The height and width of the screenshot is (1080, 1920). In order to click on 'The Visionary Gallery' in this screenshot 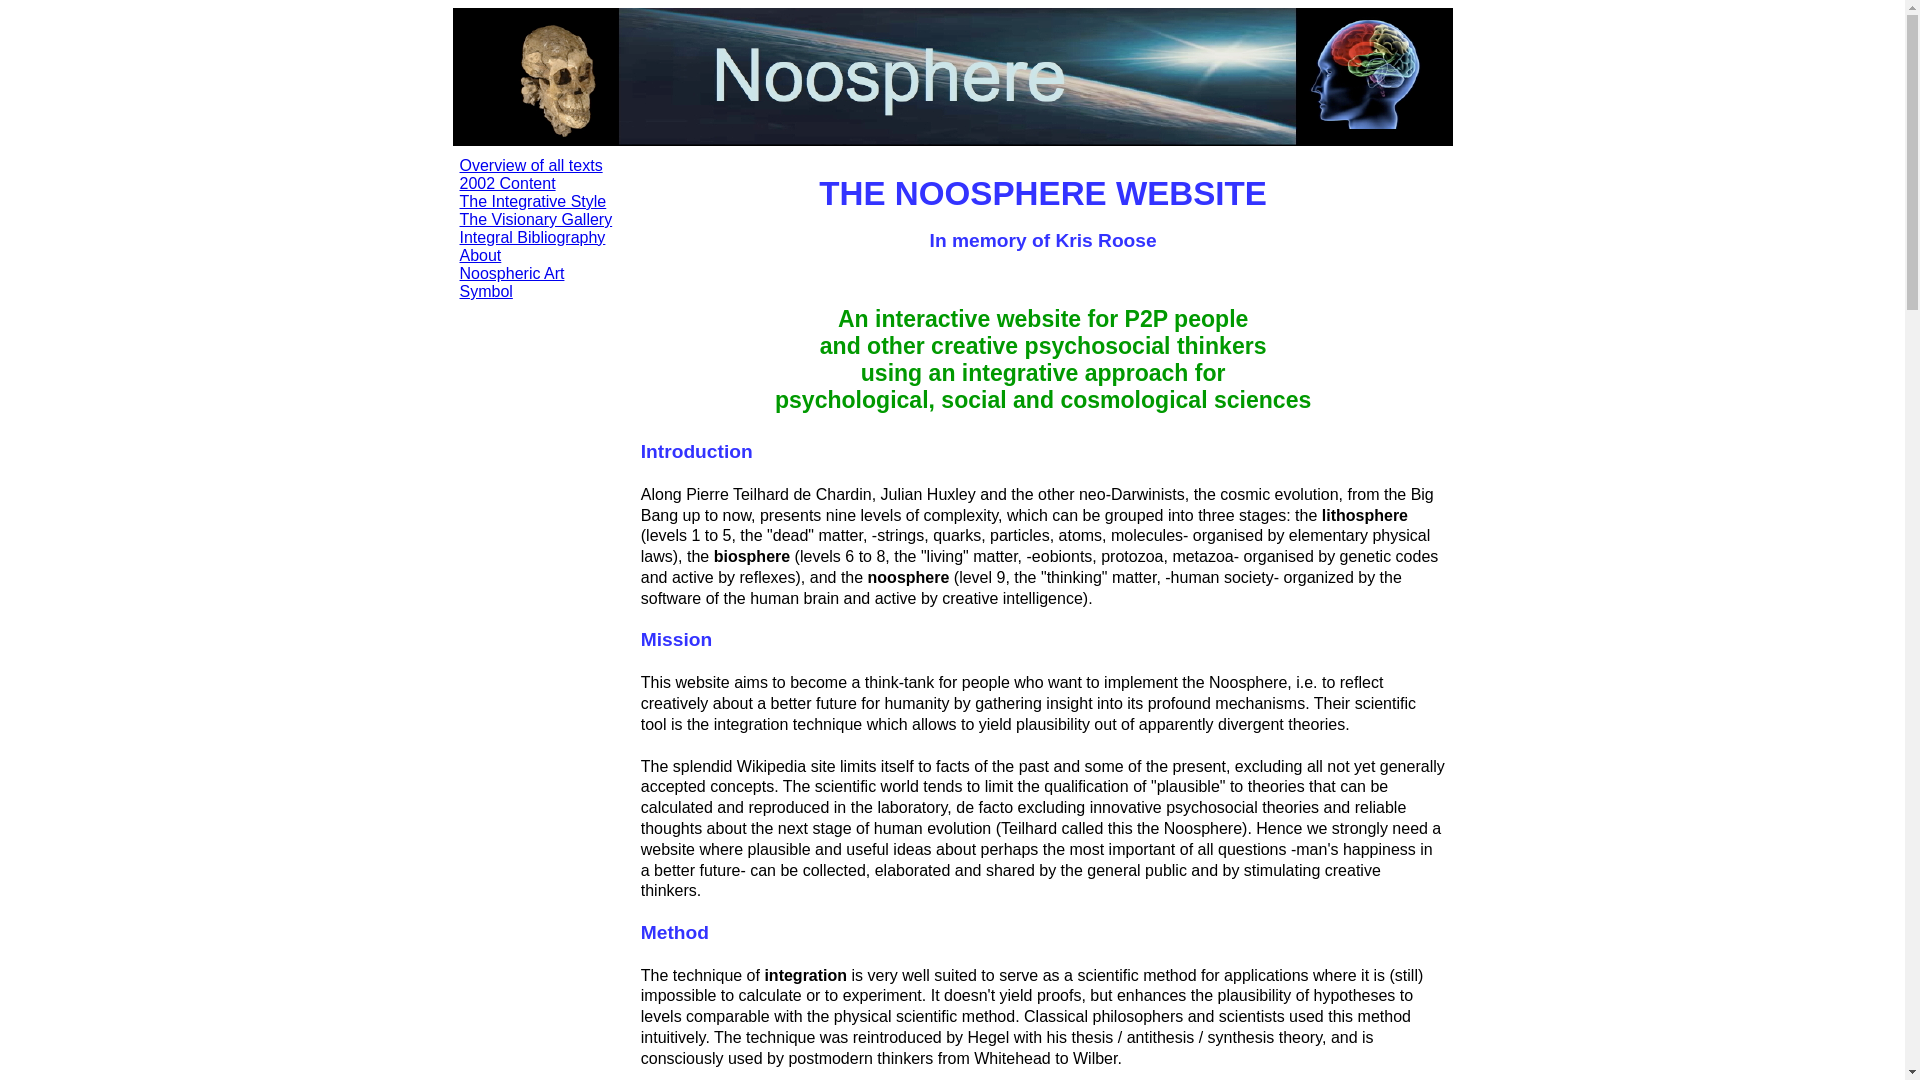, I will do `click(459, 219)`.